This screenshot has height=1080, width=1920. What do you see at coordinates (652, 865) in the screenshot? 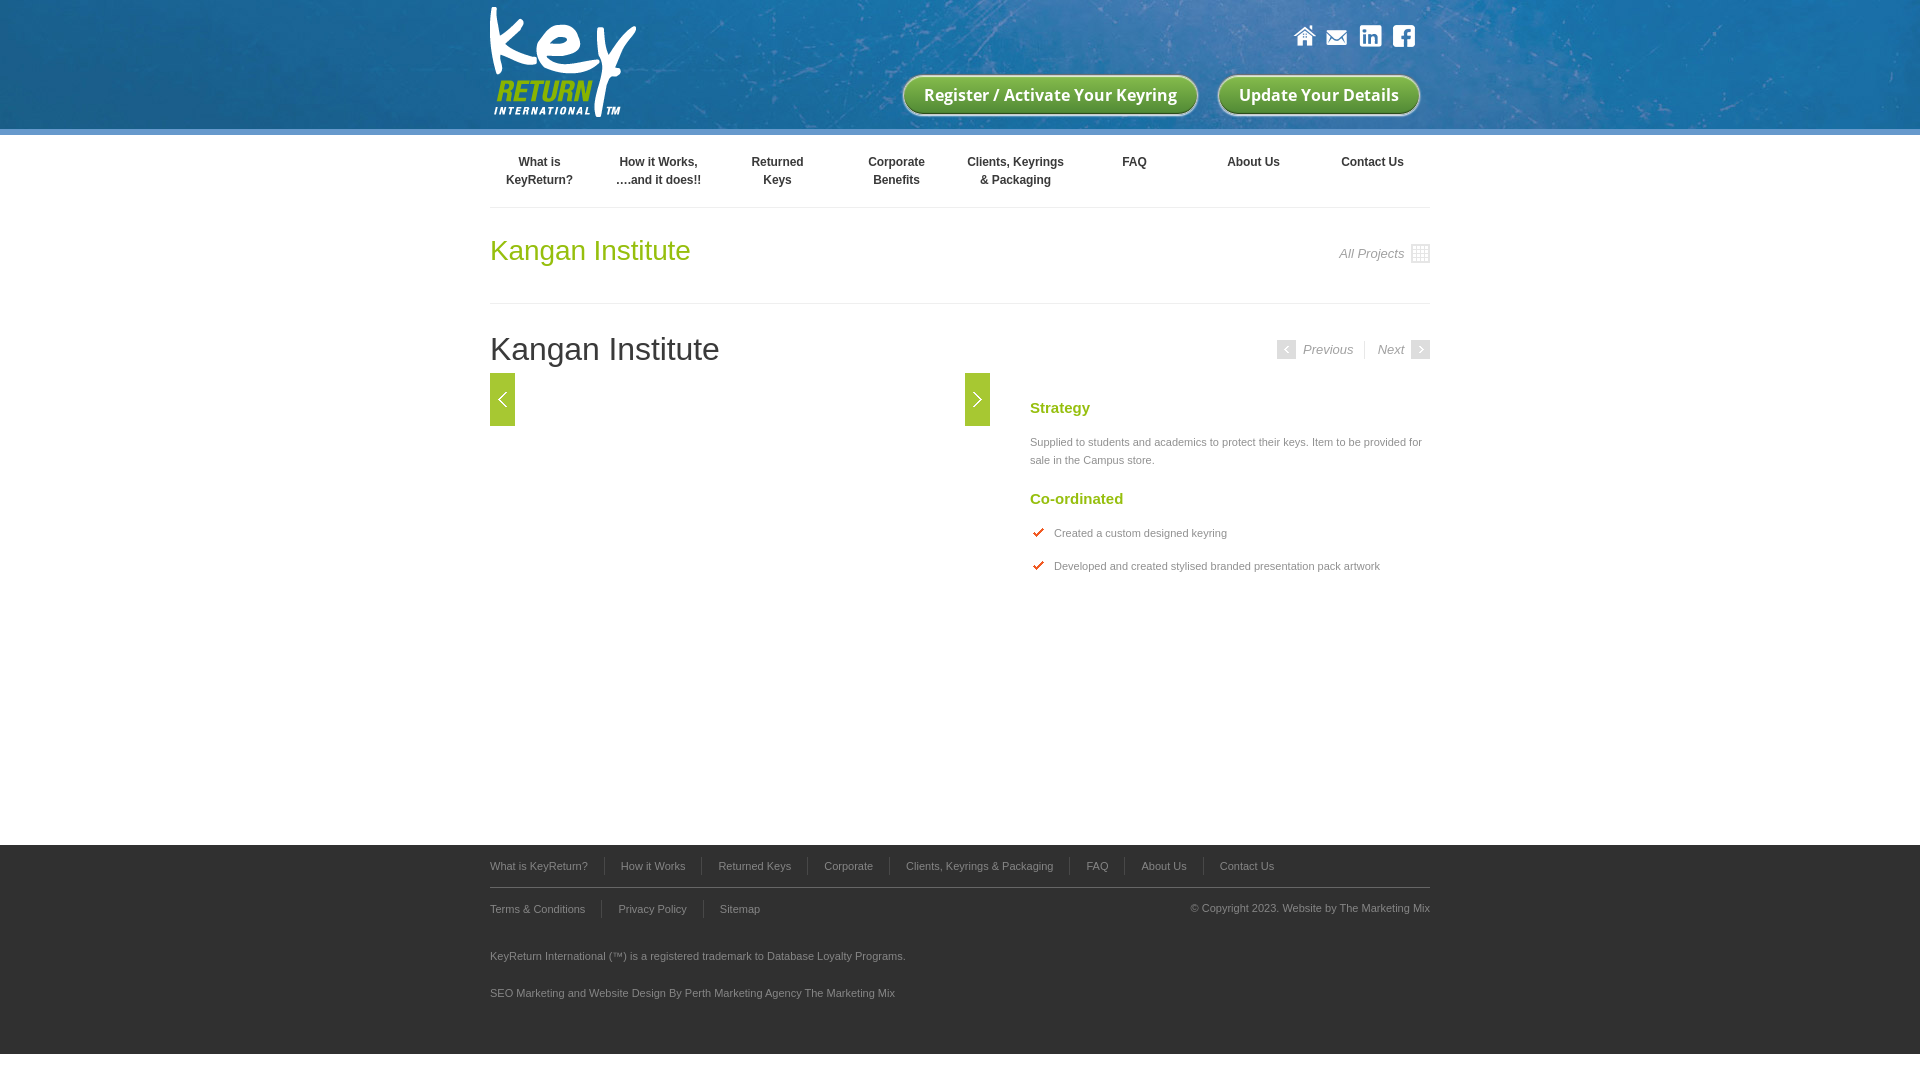
I see `'How it Works'` at bounding box center [652, 865].